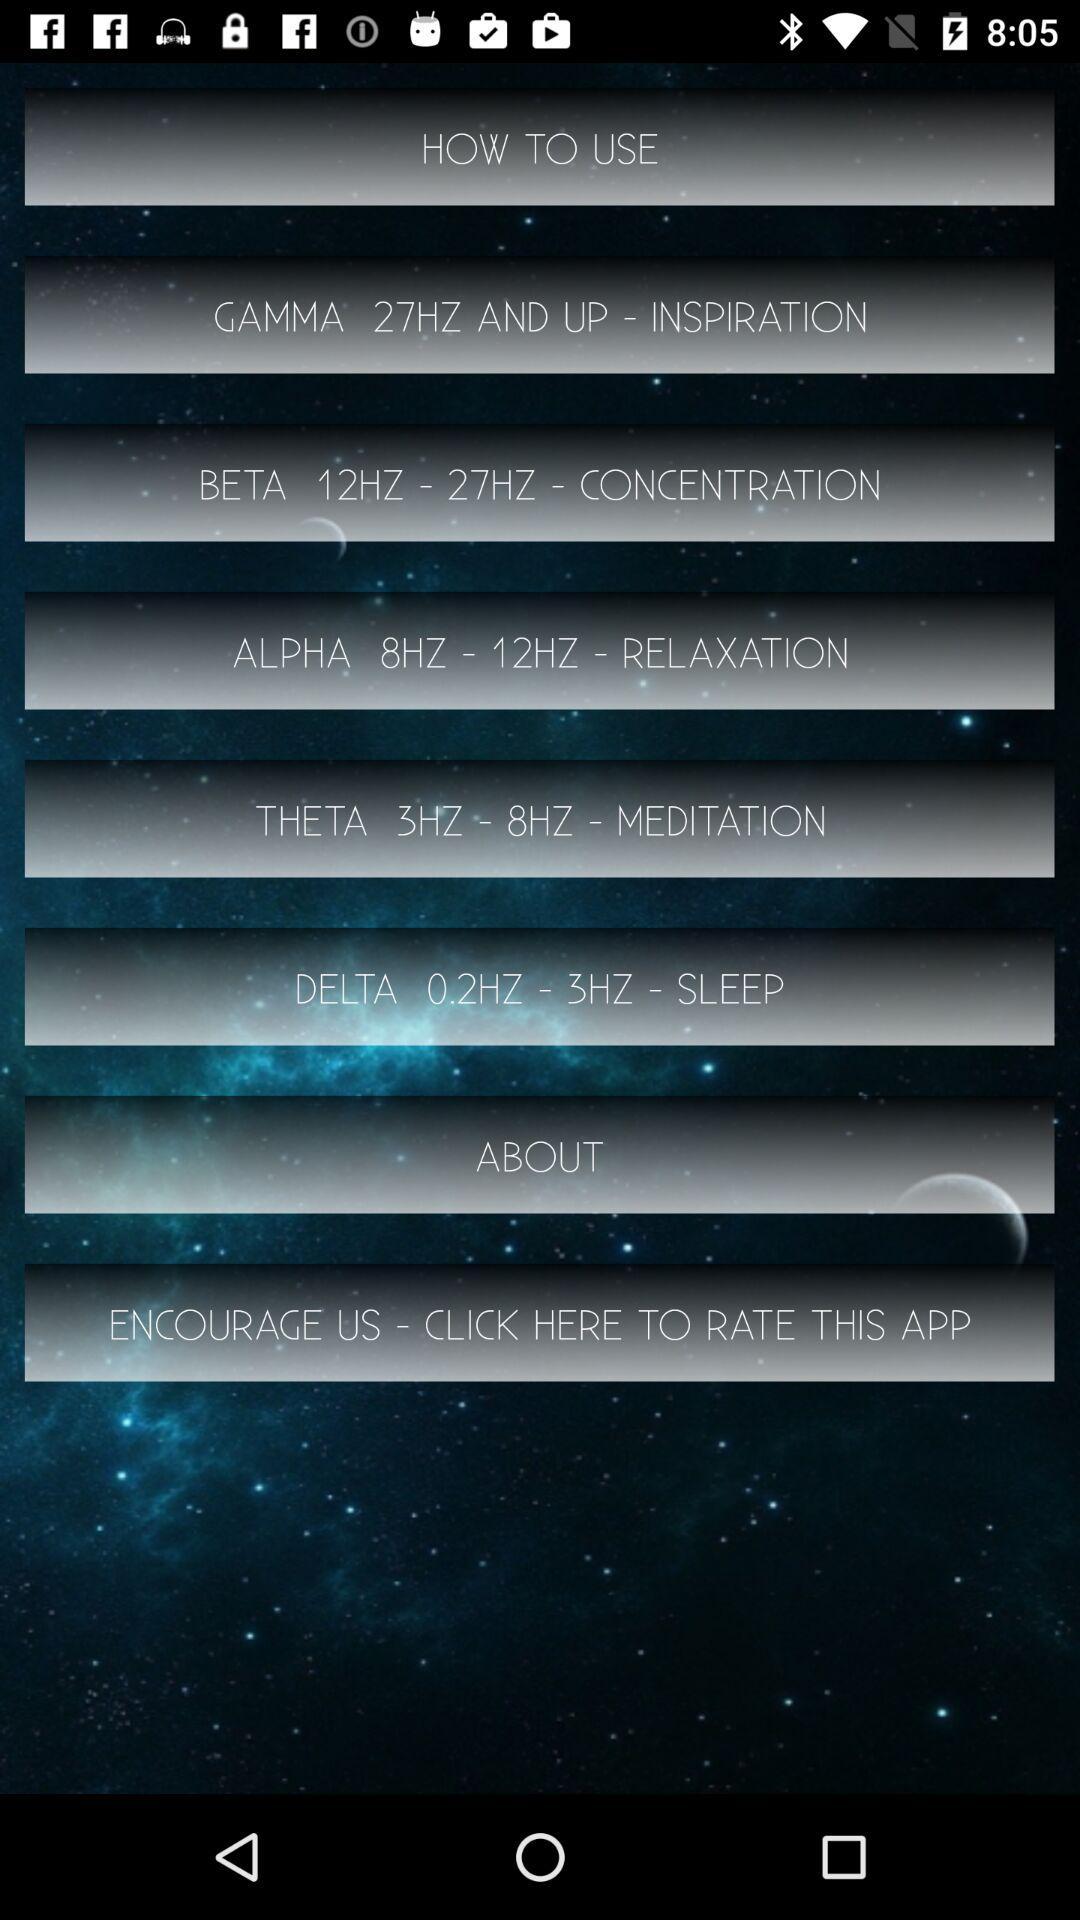 The image size is (1080, 1920). What do you see at coordinates (540, 819) in the screenshot?
I see `the theta 3hz 8hz item` at bounding box center [540, 819].